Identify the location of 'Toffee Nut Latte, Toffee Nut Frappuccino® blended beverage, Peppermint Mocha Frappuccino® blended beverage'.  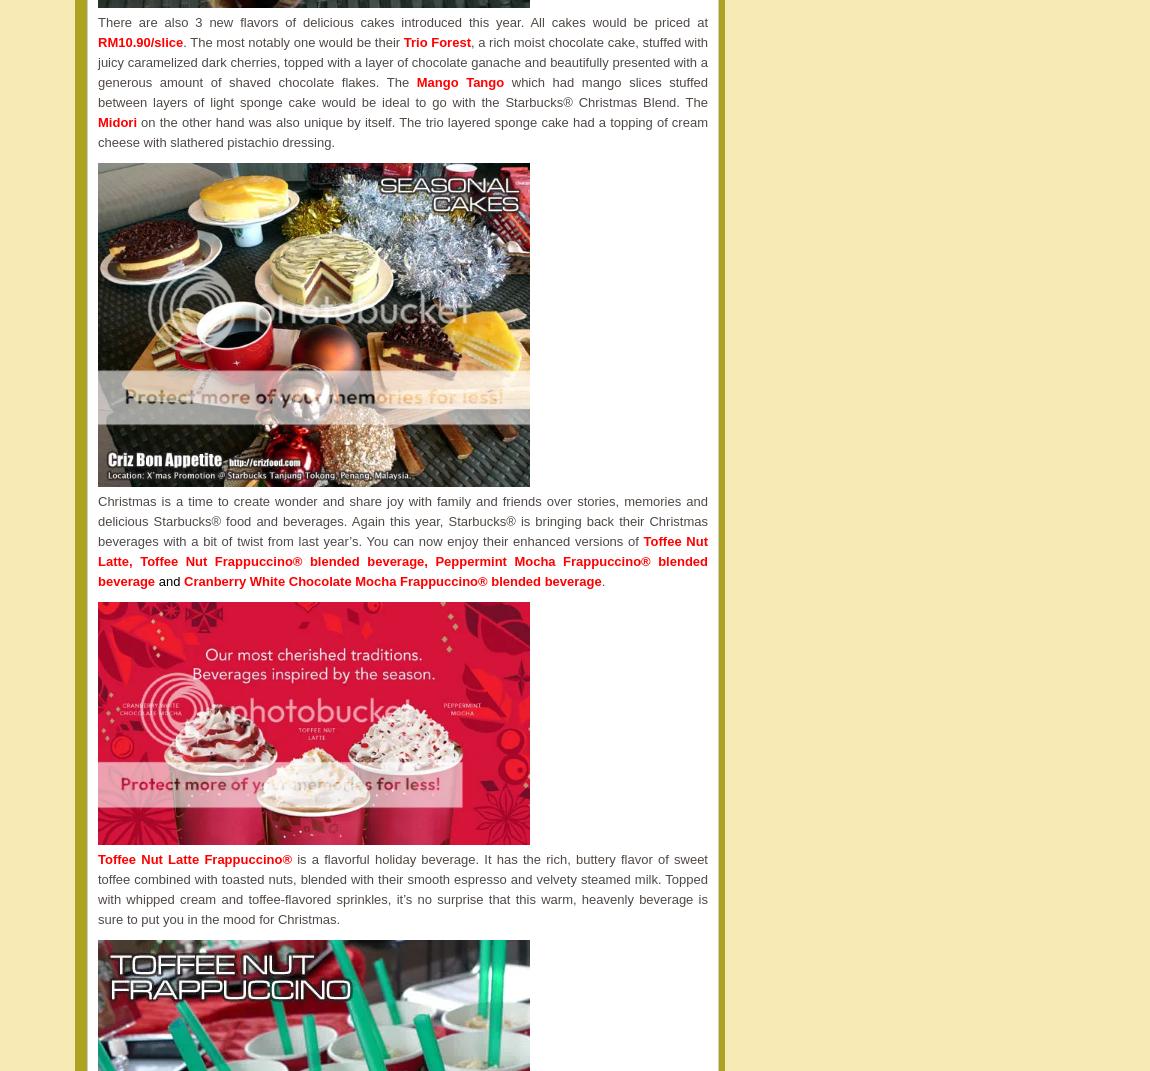
(402, 561).